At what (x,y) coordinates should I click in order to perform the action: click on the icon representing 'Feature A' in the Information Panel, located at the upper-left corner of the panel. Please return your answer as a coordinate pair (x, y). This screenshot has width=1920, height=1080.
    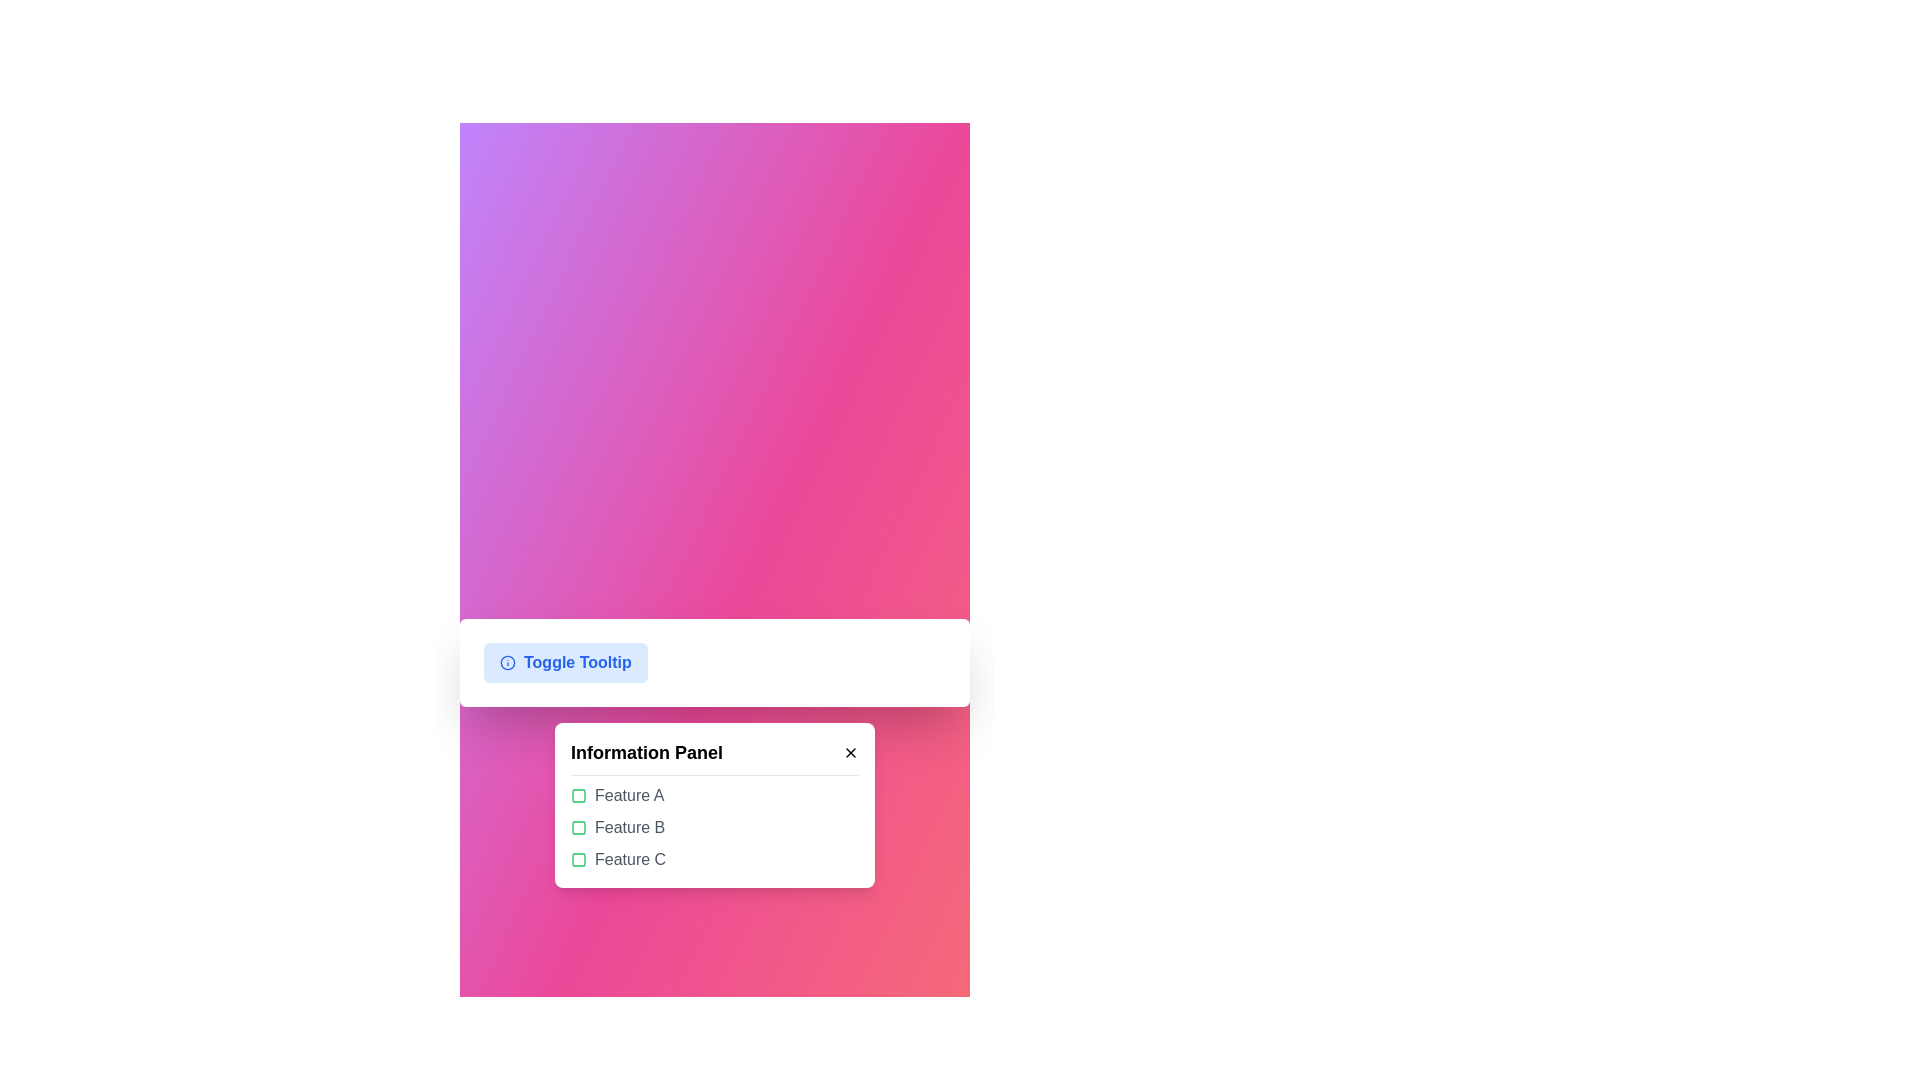
    Looking at the image, I should click on (578, 794).